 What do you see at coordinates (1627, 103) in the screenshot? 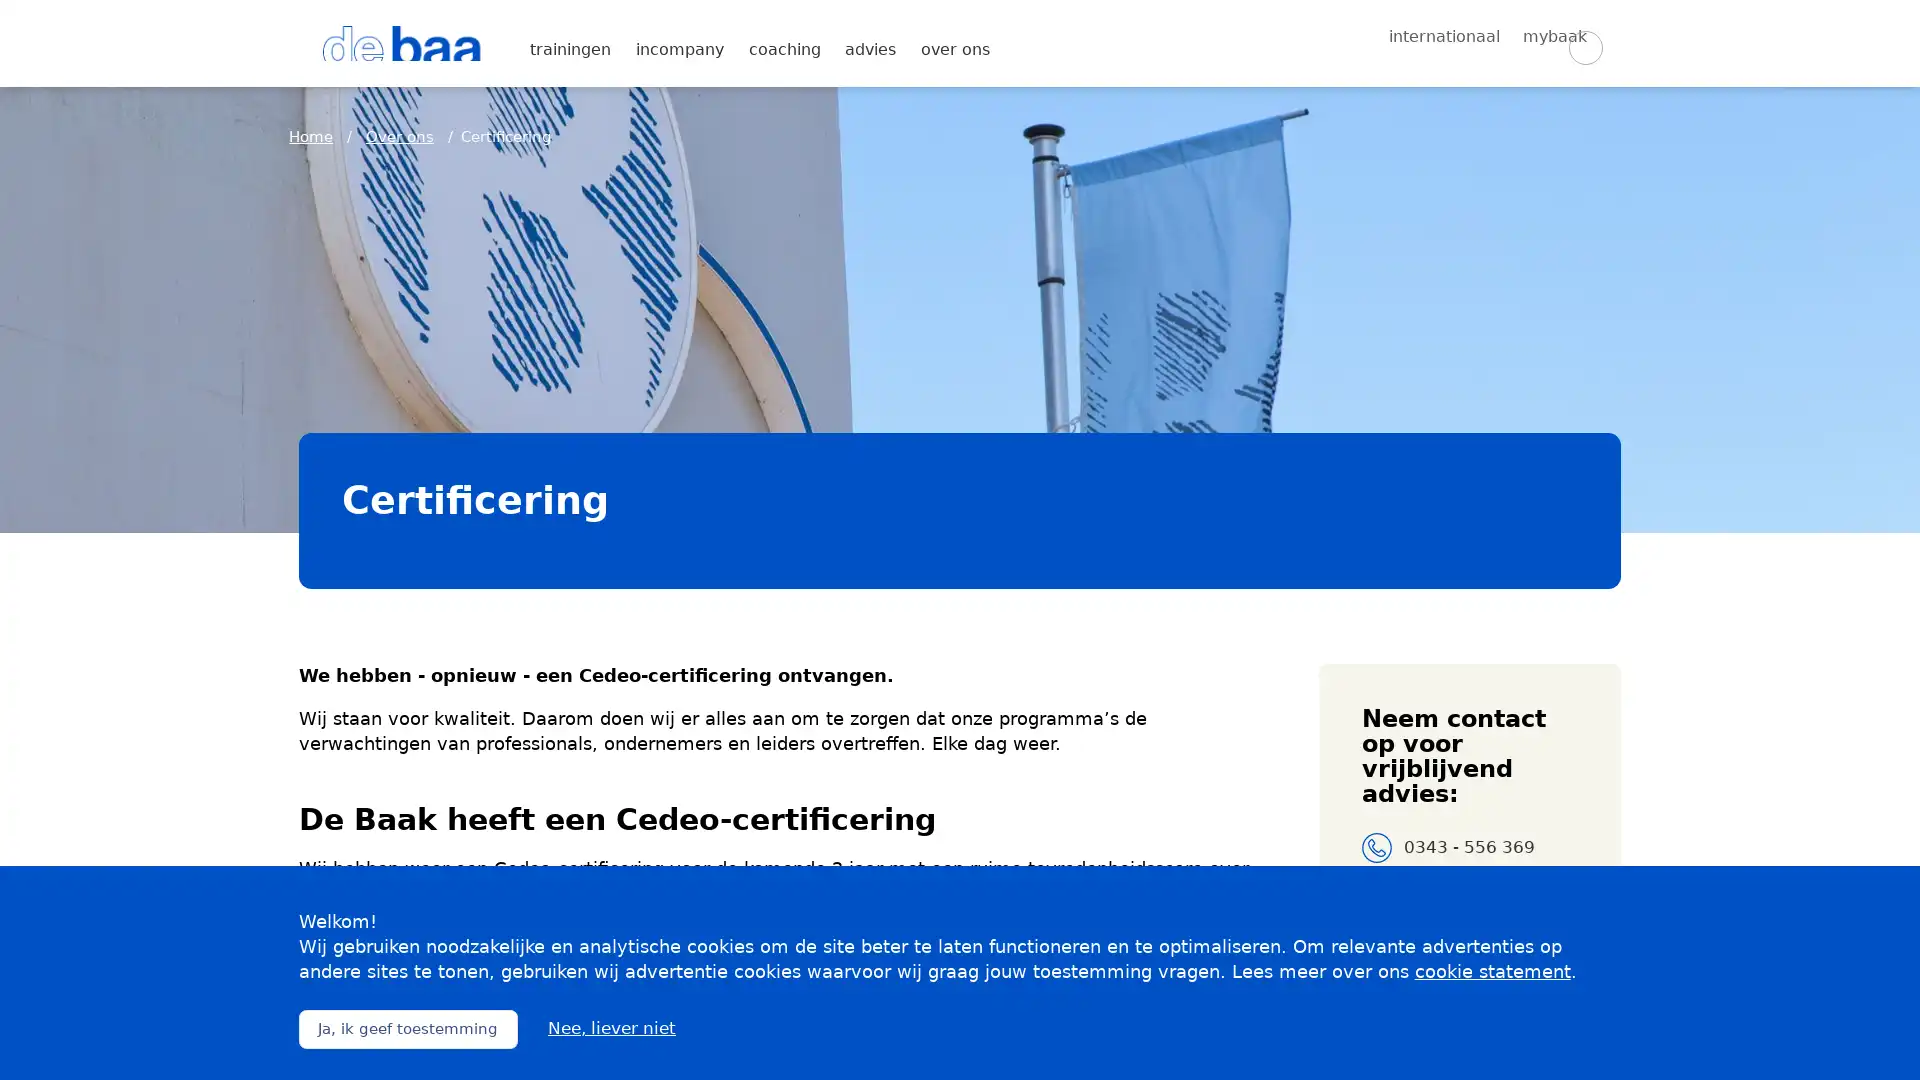
I see `Zoeken` at bounding box center [1627, 103].